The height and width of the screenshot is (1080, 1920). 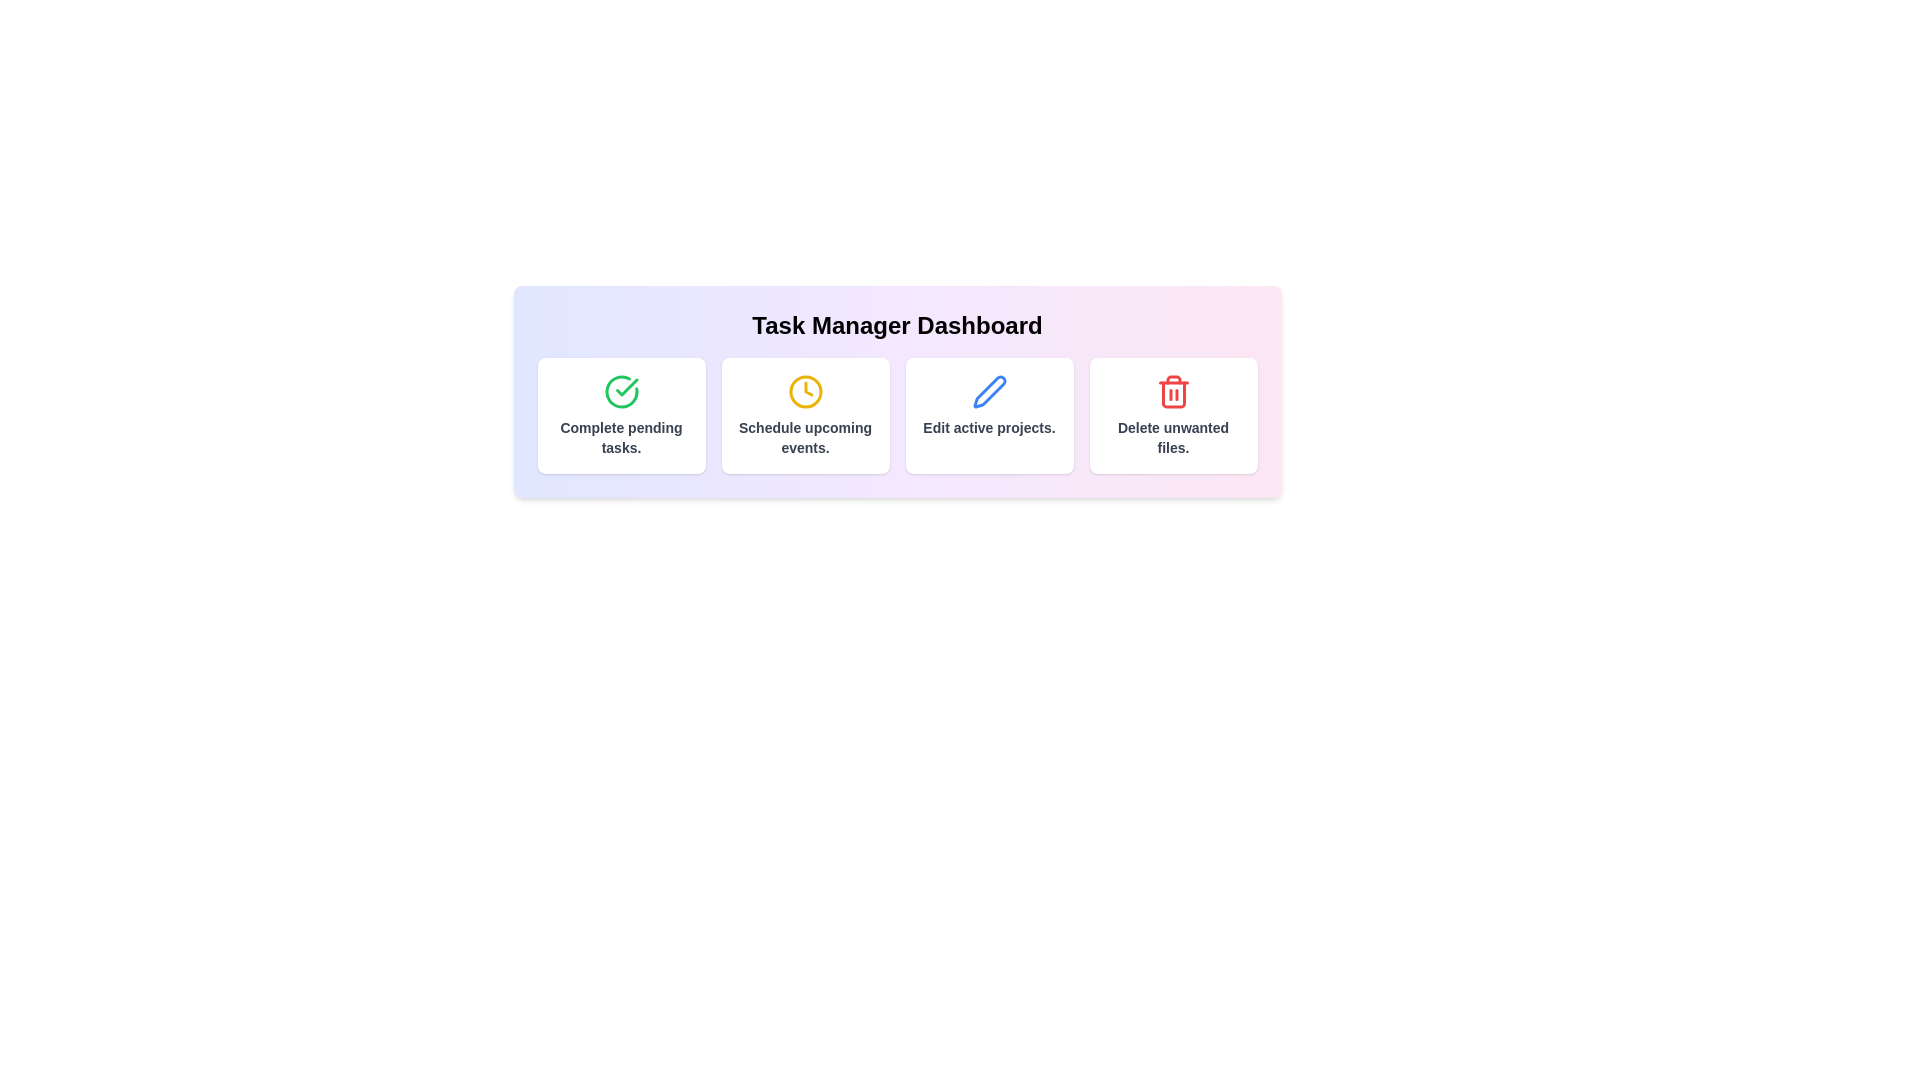 What do you see at coordinates (989, 415) in the screenshot?
I see `the button located in the central-right position of the grid, which activates the editing functionality for active projects` at bounding box center [989, 415].